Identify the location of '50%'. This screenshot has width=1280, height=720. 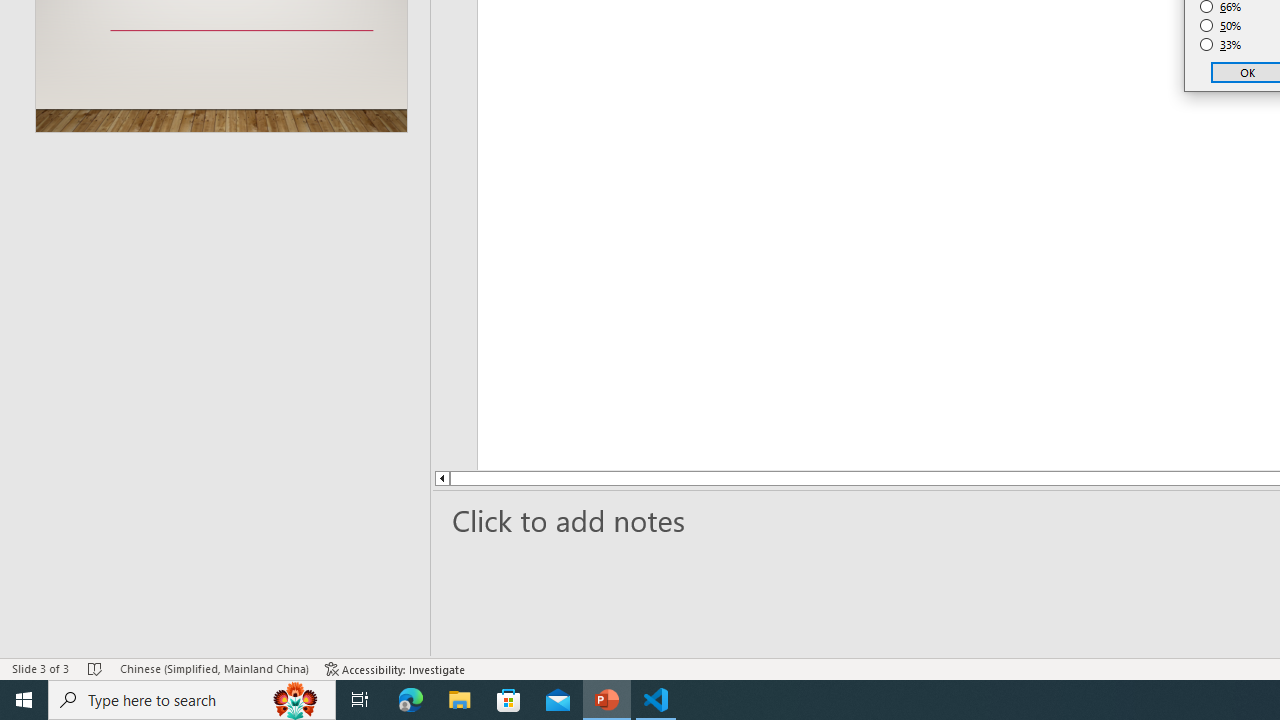
(1220, 25).